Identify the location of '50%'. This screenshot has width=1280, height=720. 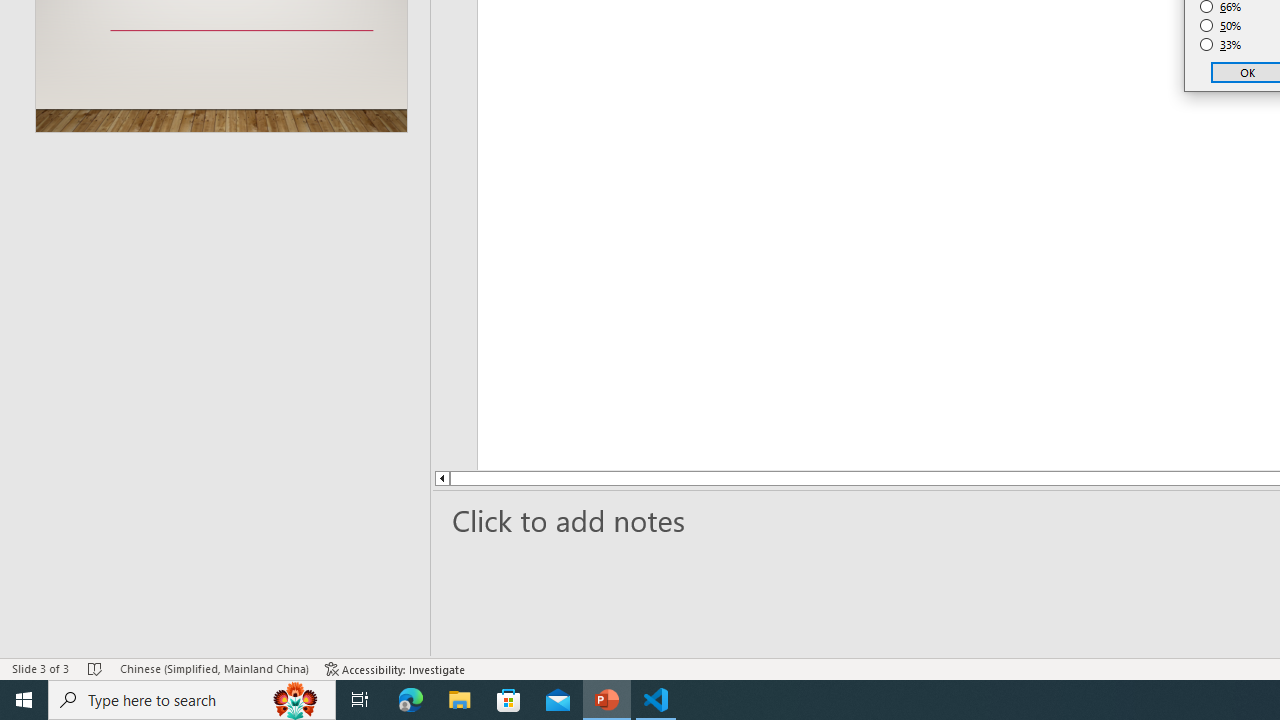
(1220, 25).